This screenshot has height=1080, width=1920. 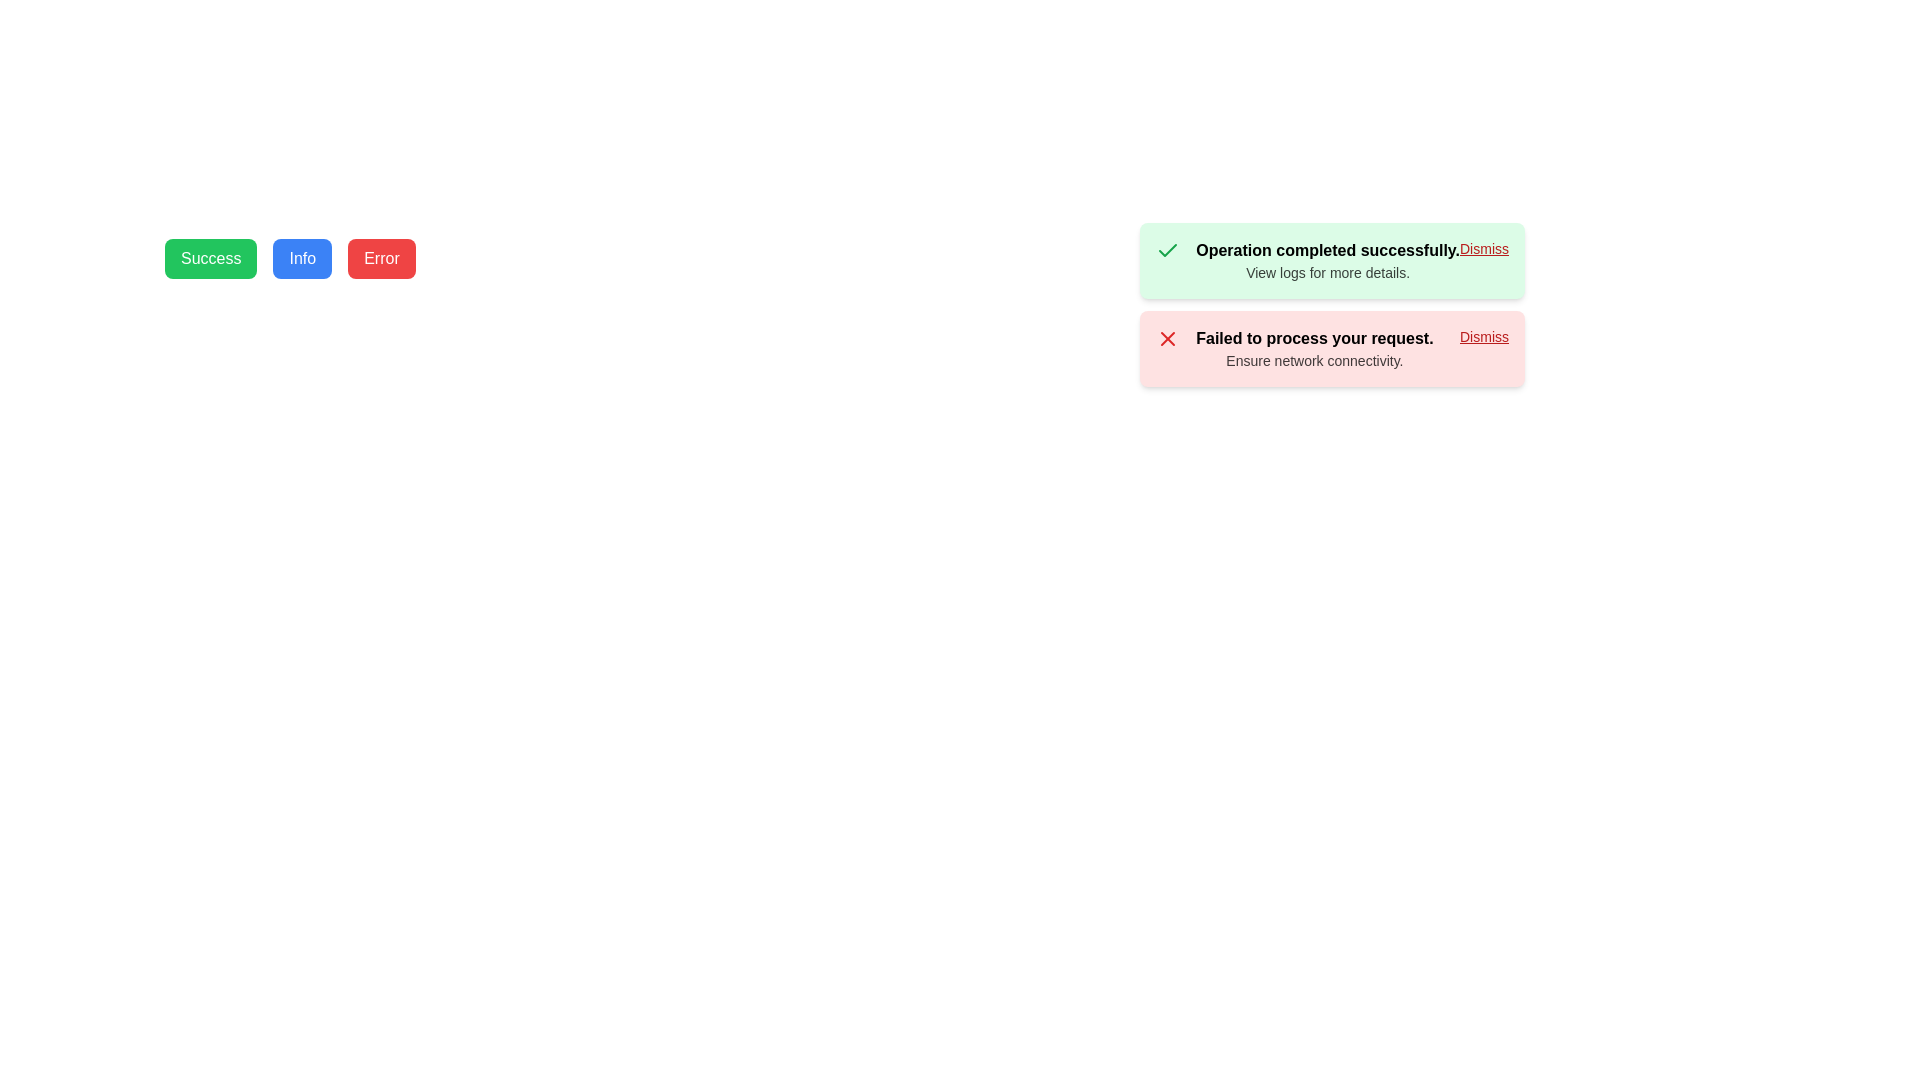 What do you see at coordinates (1315, 338) in the screenshot?
I see `error message from the text label located in the second notification box with a red background, which is the first line of text in its grouping` at bounding box center [1315, 338].